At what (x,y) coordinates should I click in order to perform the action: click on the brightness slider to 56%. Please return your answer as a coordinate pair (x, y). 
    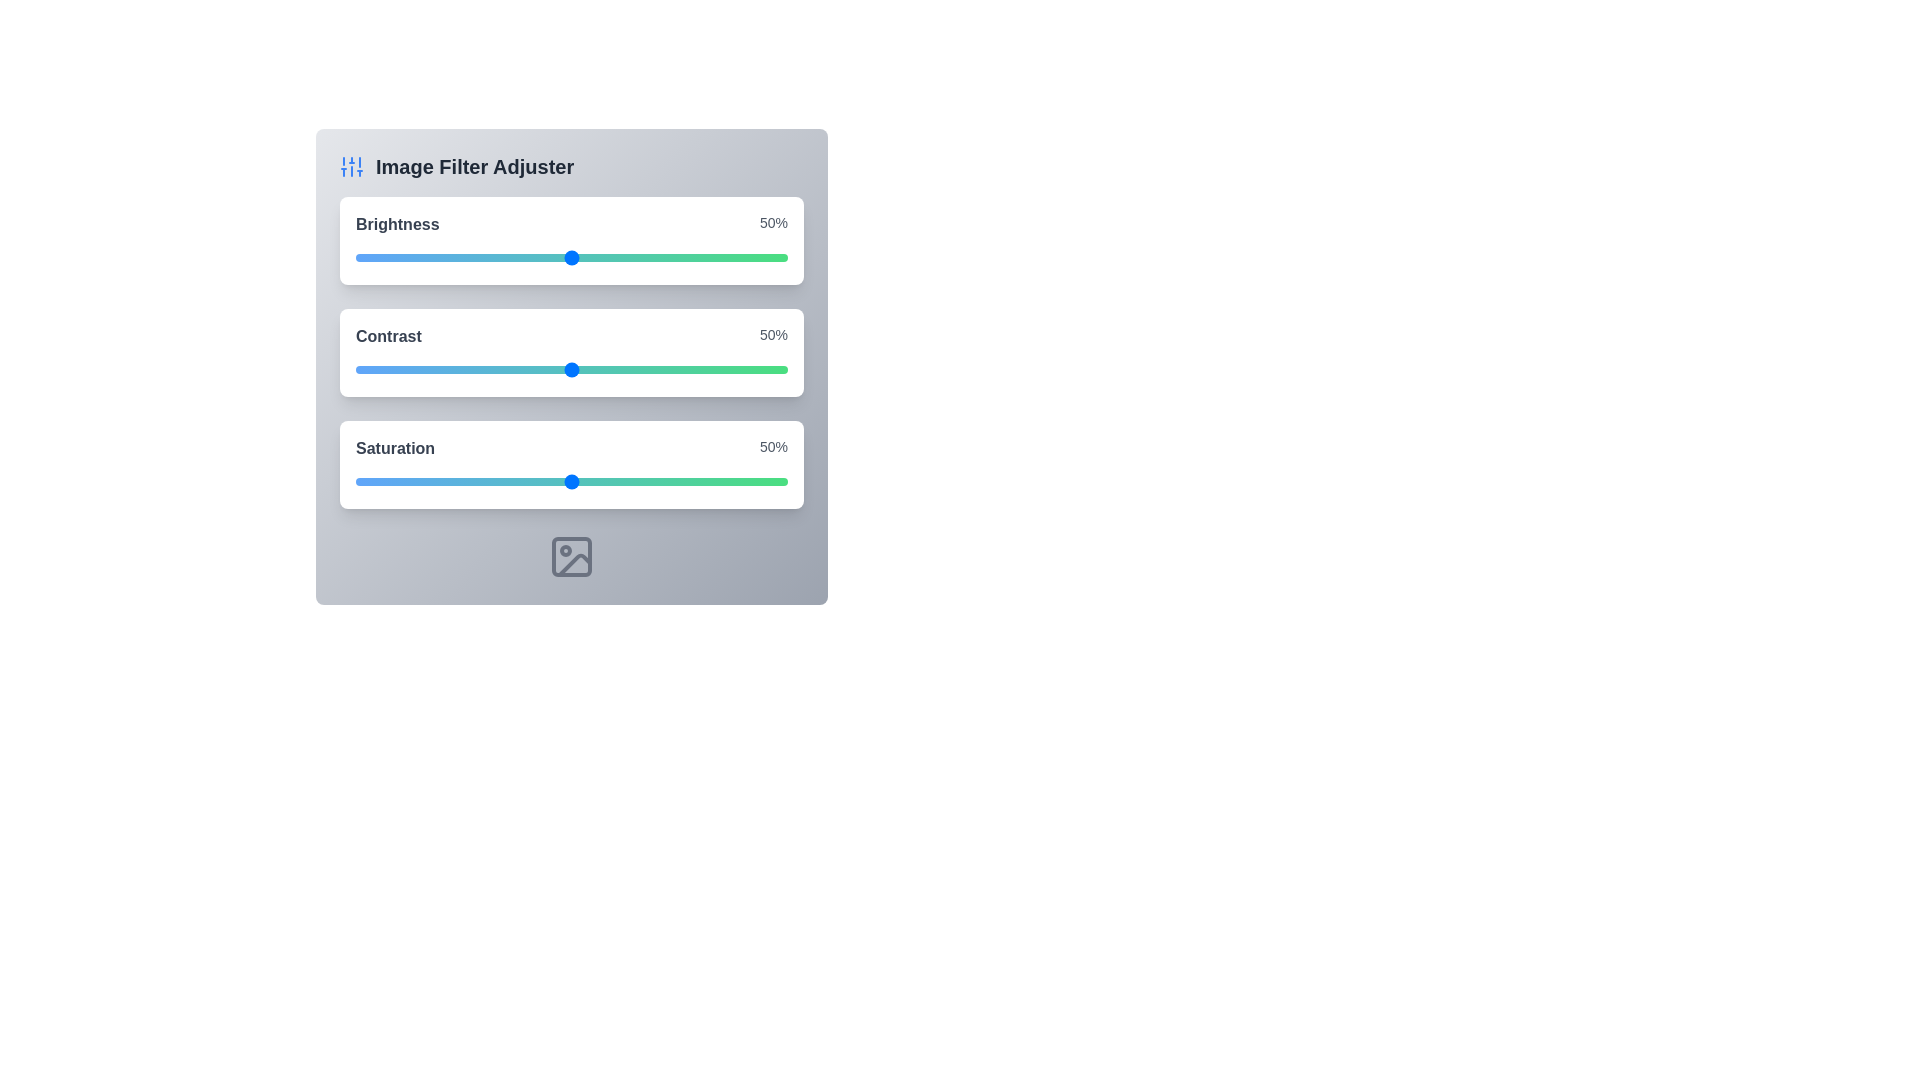
    Looking at the image, I should click on (596, 257).